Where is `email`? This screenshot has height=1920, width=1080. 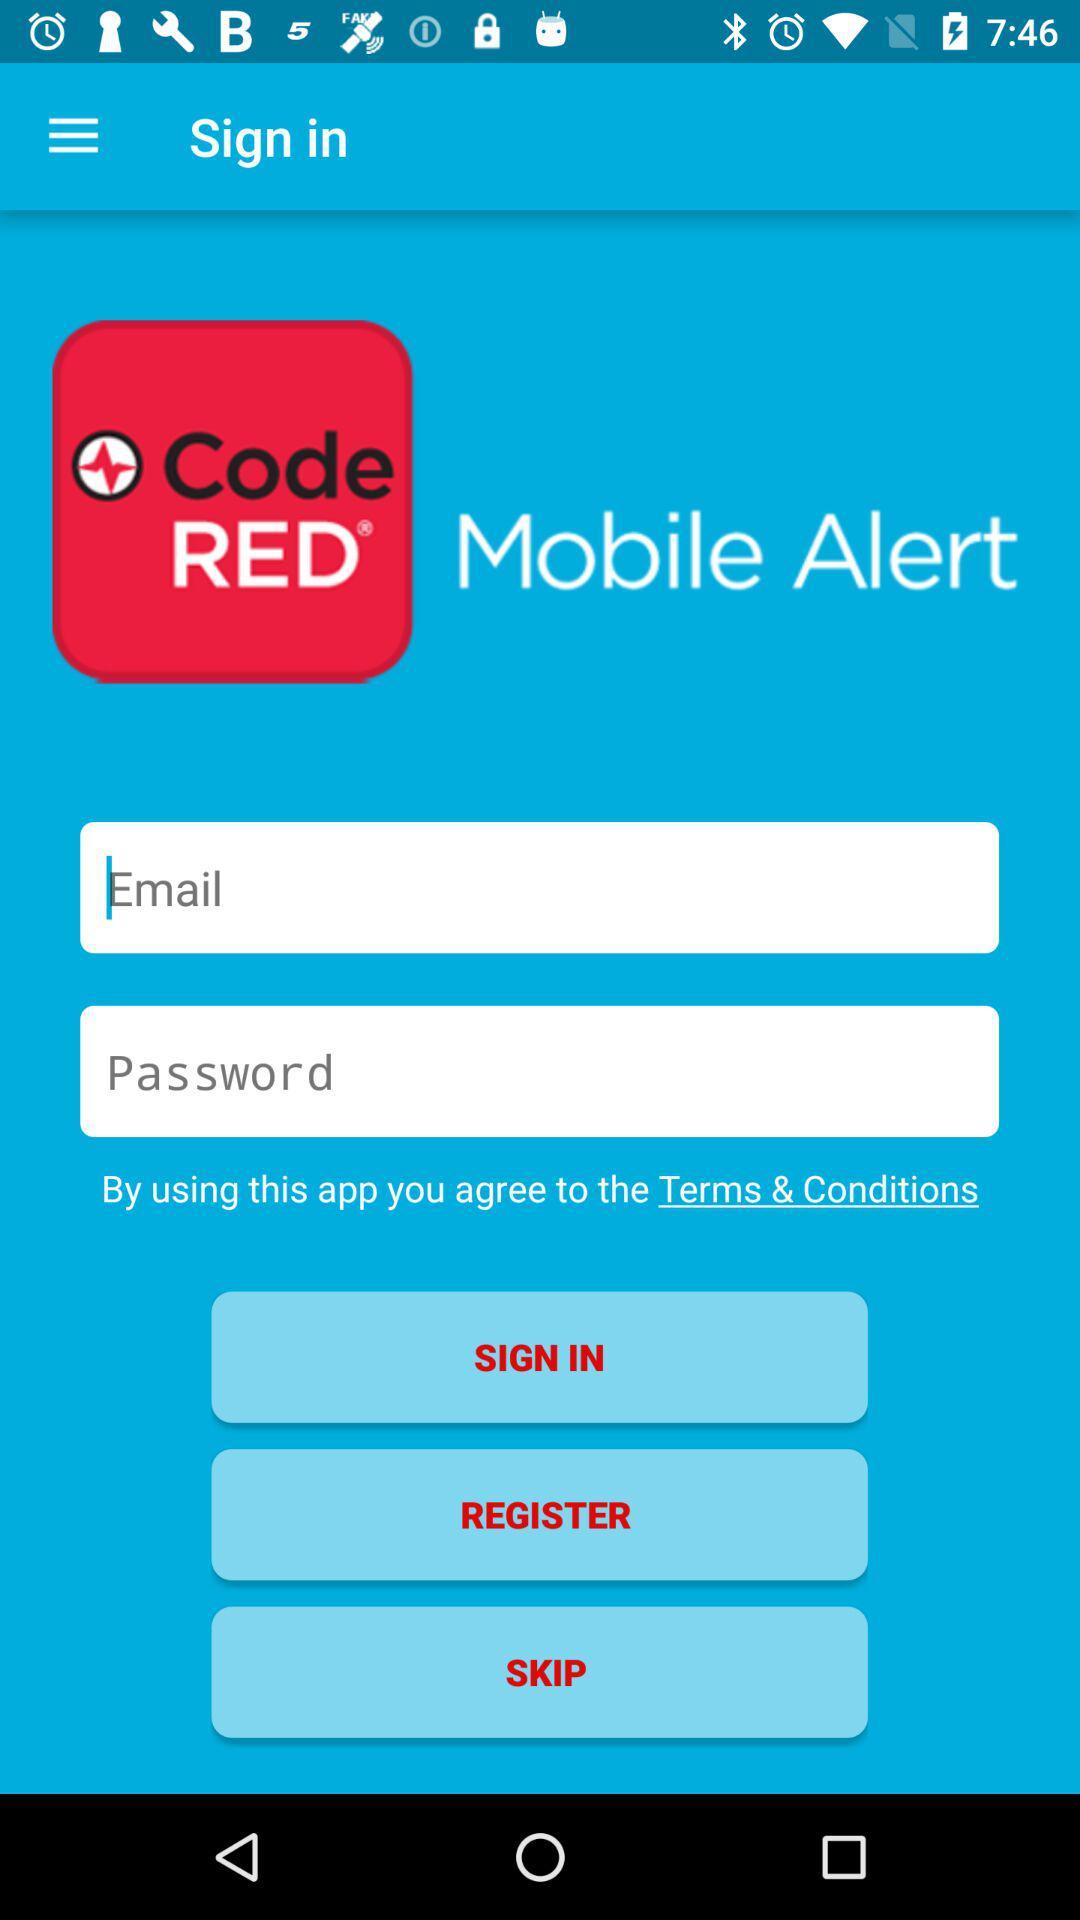
email is located at coordinates (538, 886).